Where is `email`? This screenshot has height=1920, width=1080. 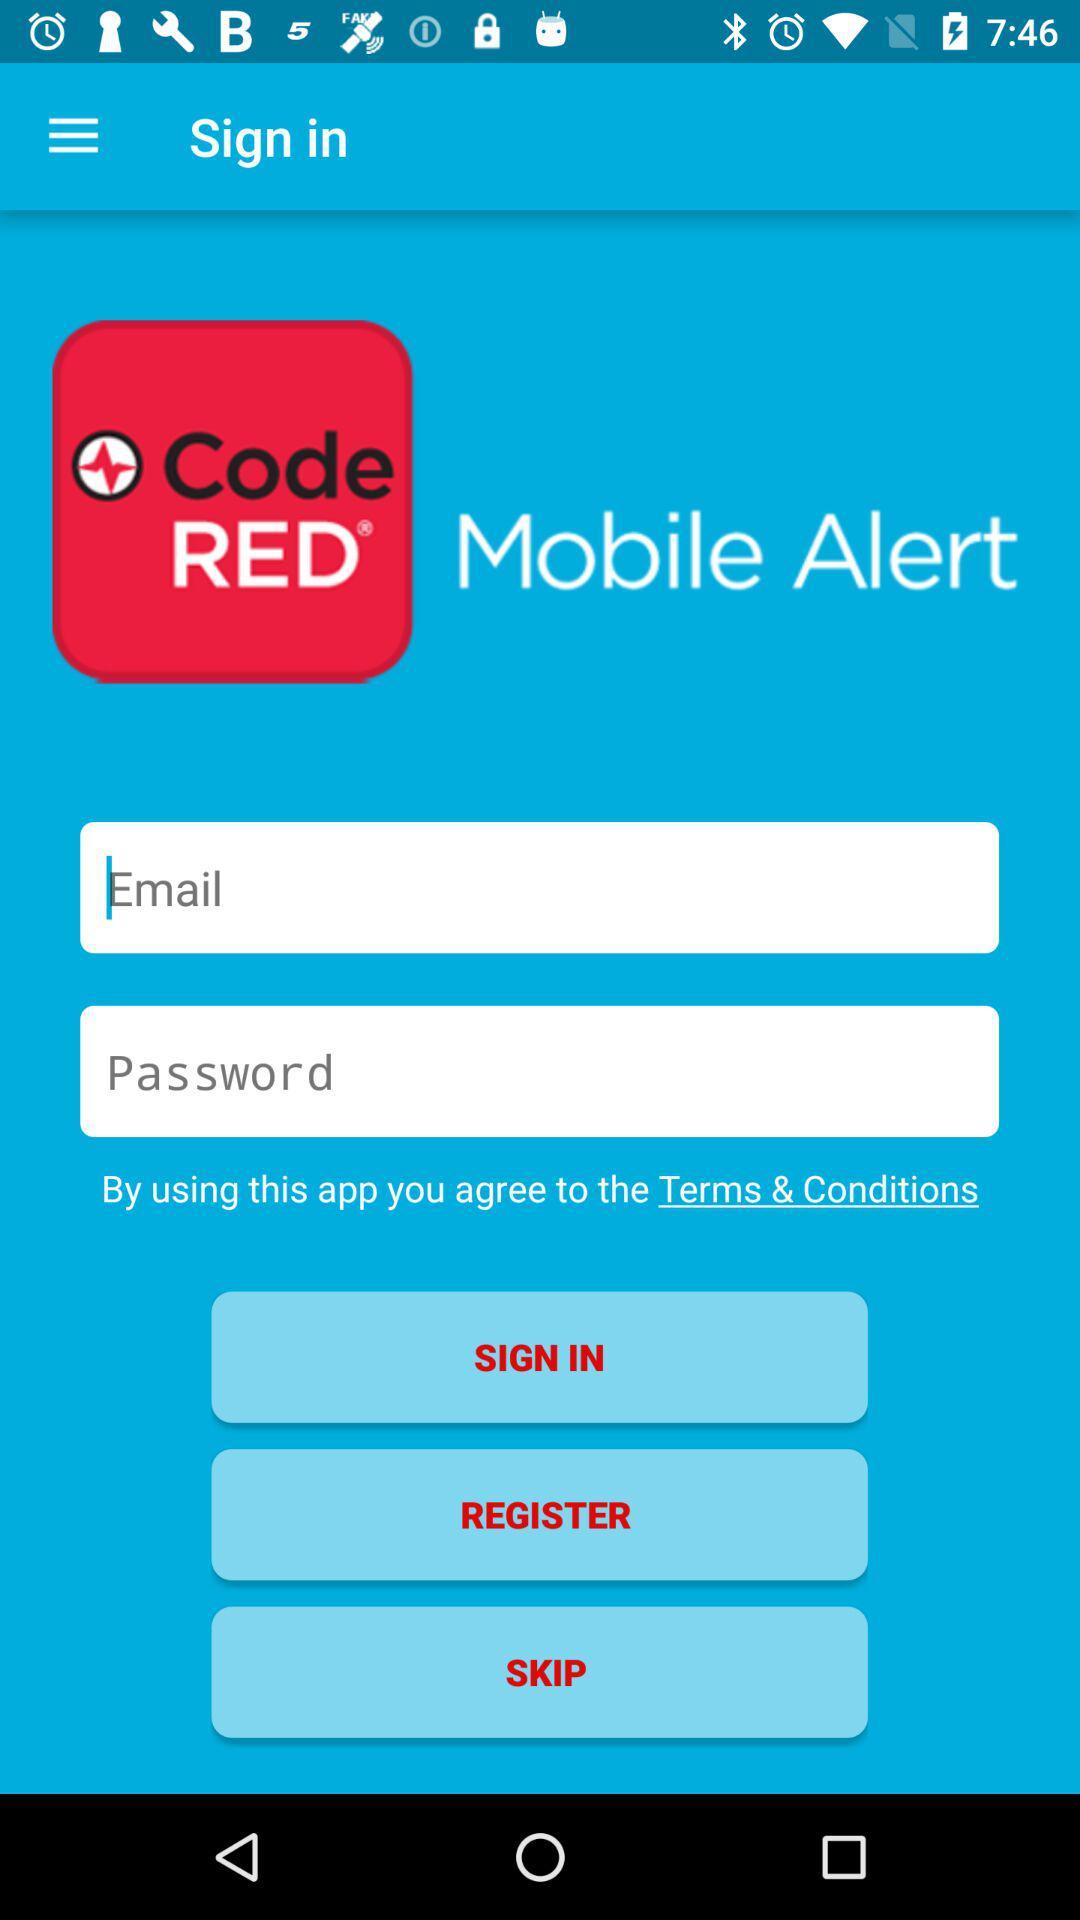
email is located at coordinates (538, 886).